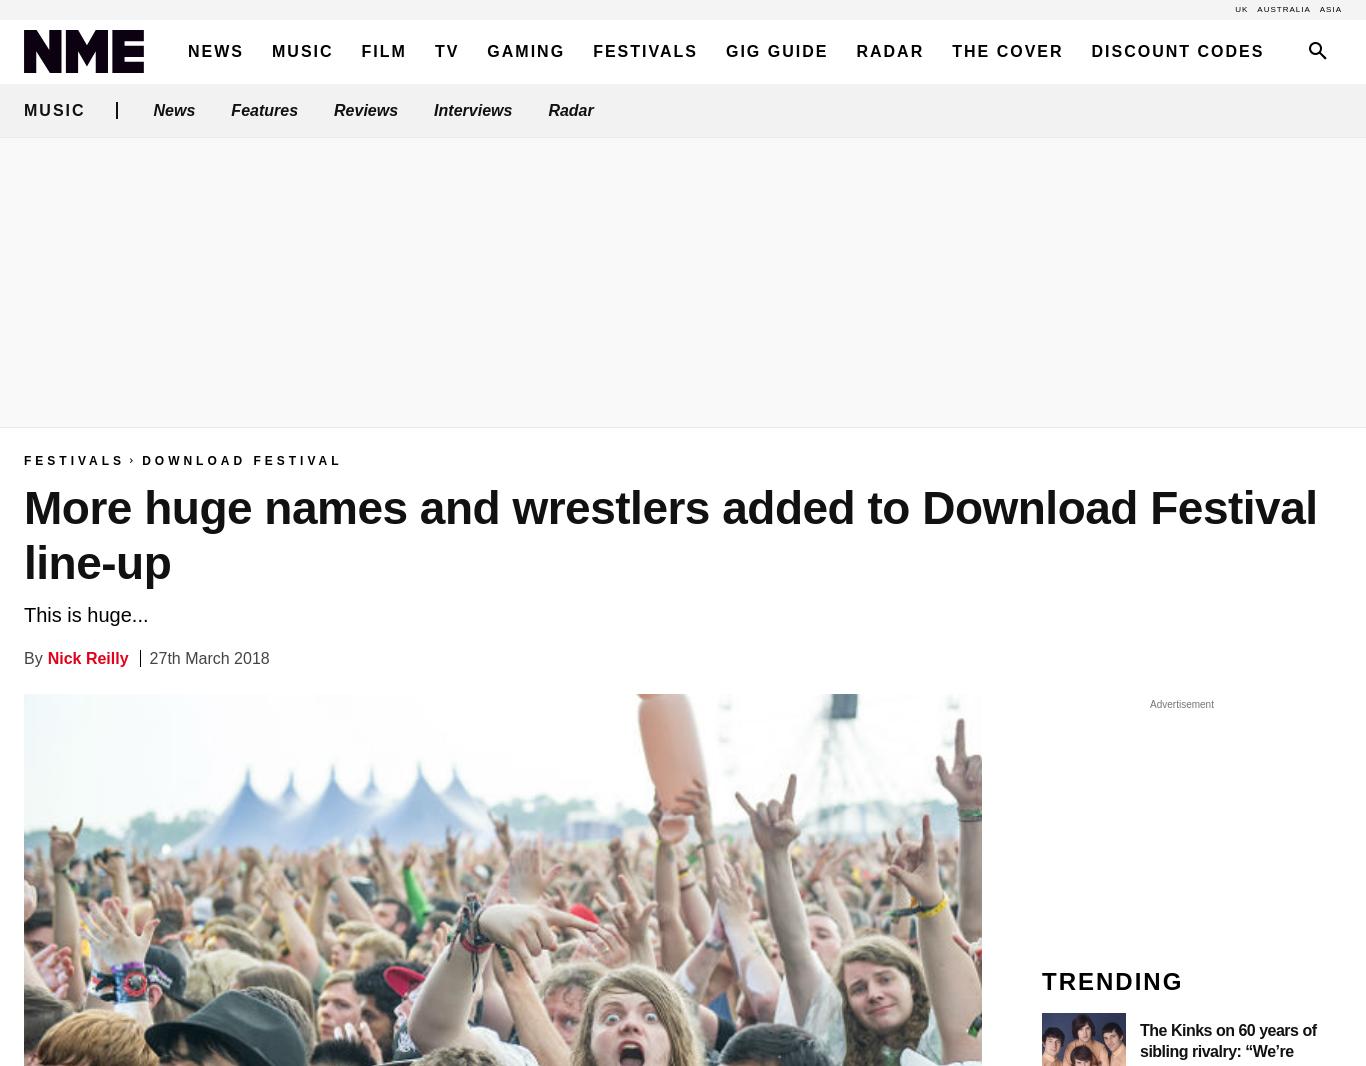 The width and height of the screenshot is (1366, 1066). I want to click on 'Download Festival', so click(242, 461).